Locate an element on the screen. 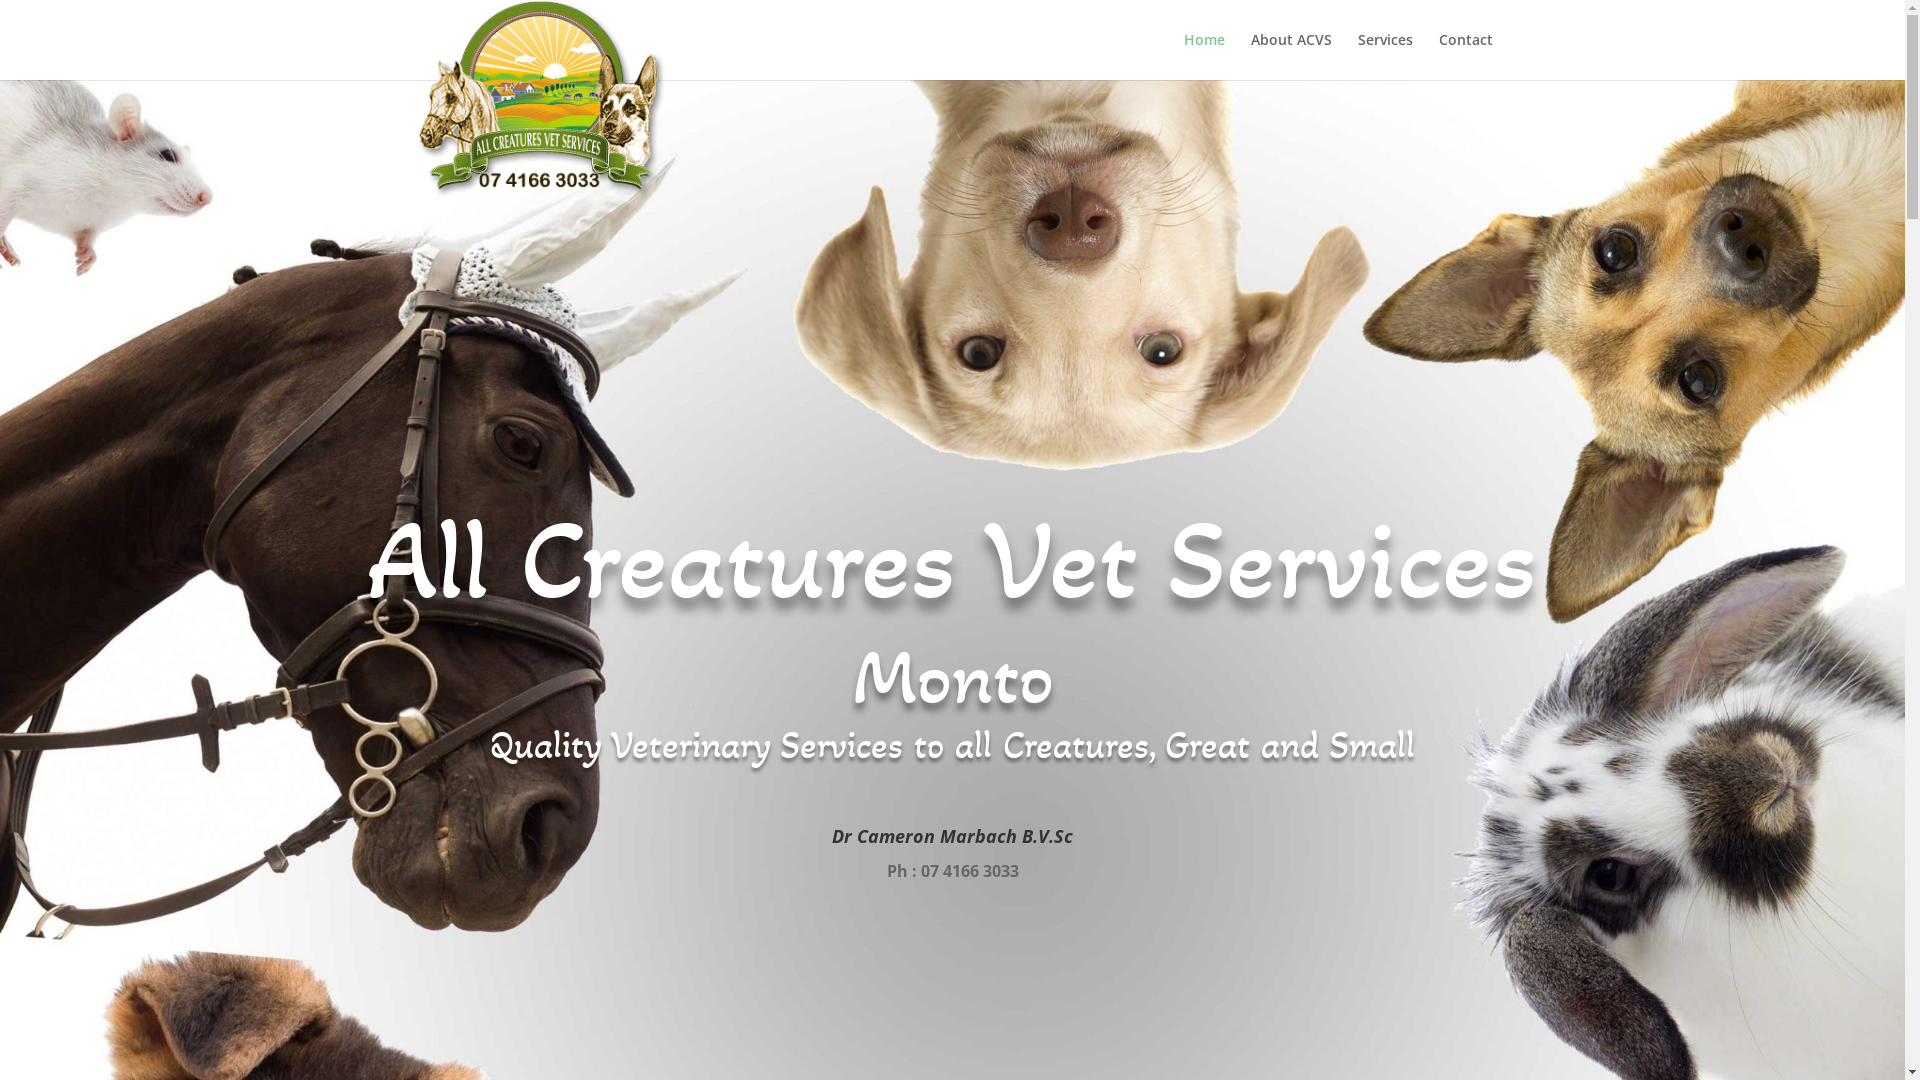 This screenshot has width=1920, height=1080. 'Home' is located at coordinates (1203, 55).